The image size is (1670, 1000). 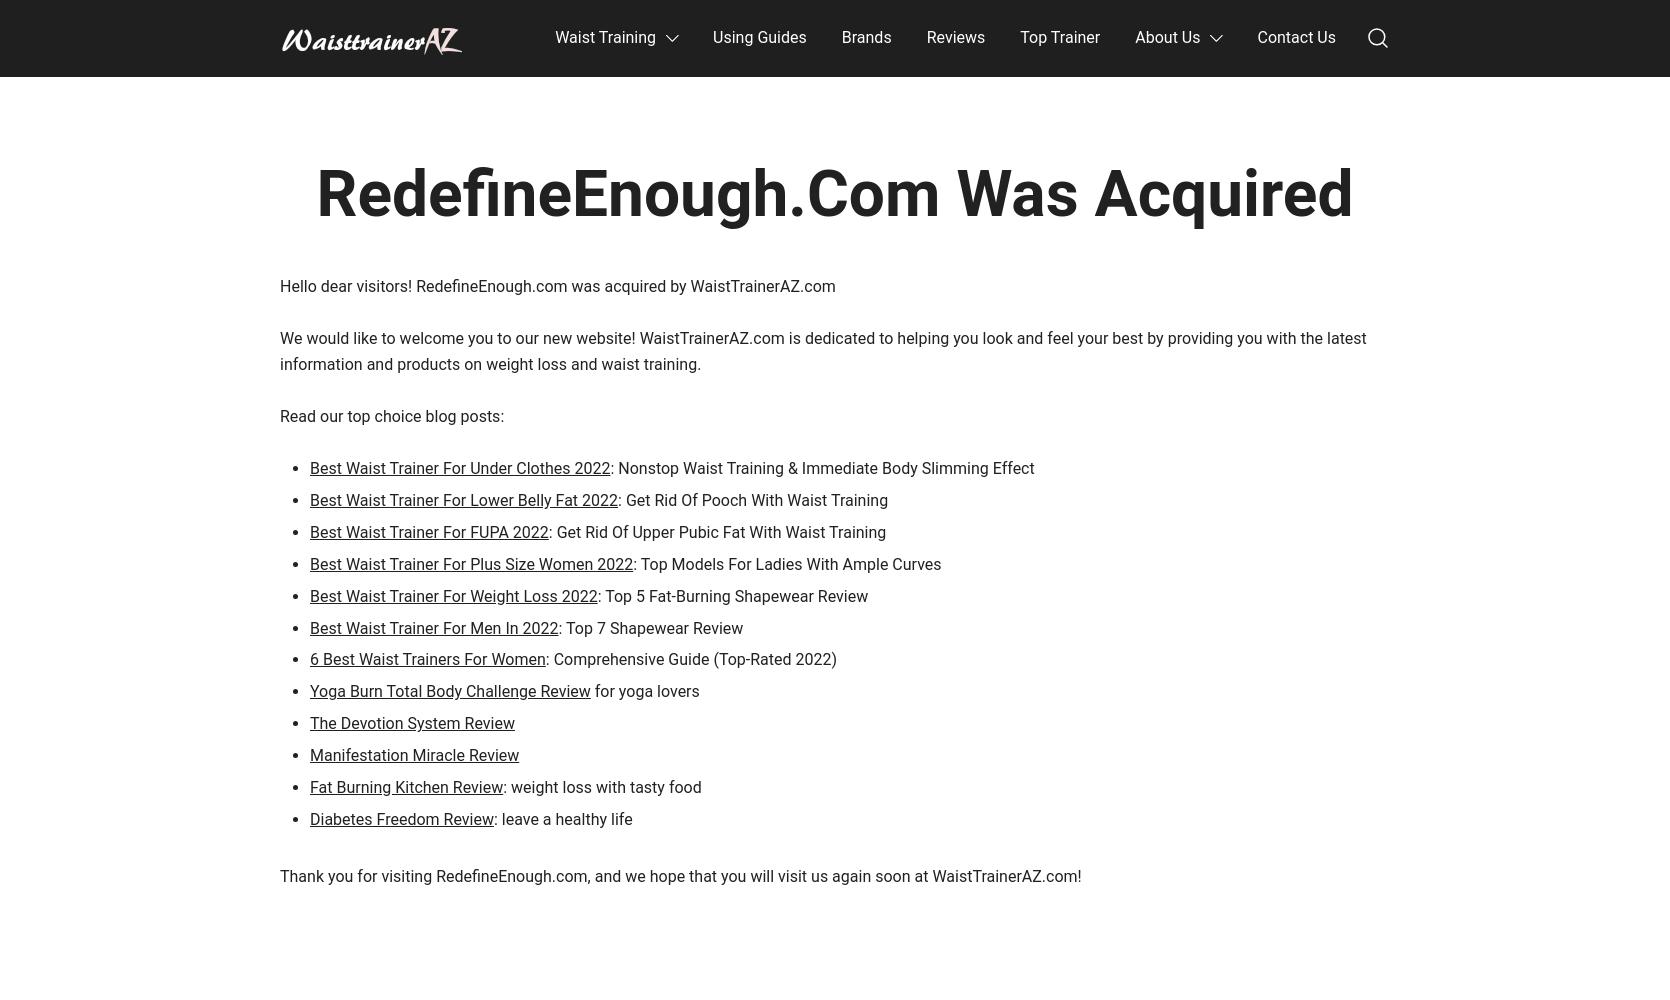 What do you see at coordinates (1295, 37) in the screenshot?
I see `'Contact Us'` at bounding box center [1295, 37].